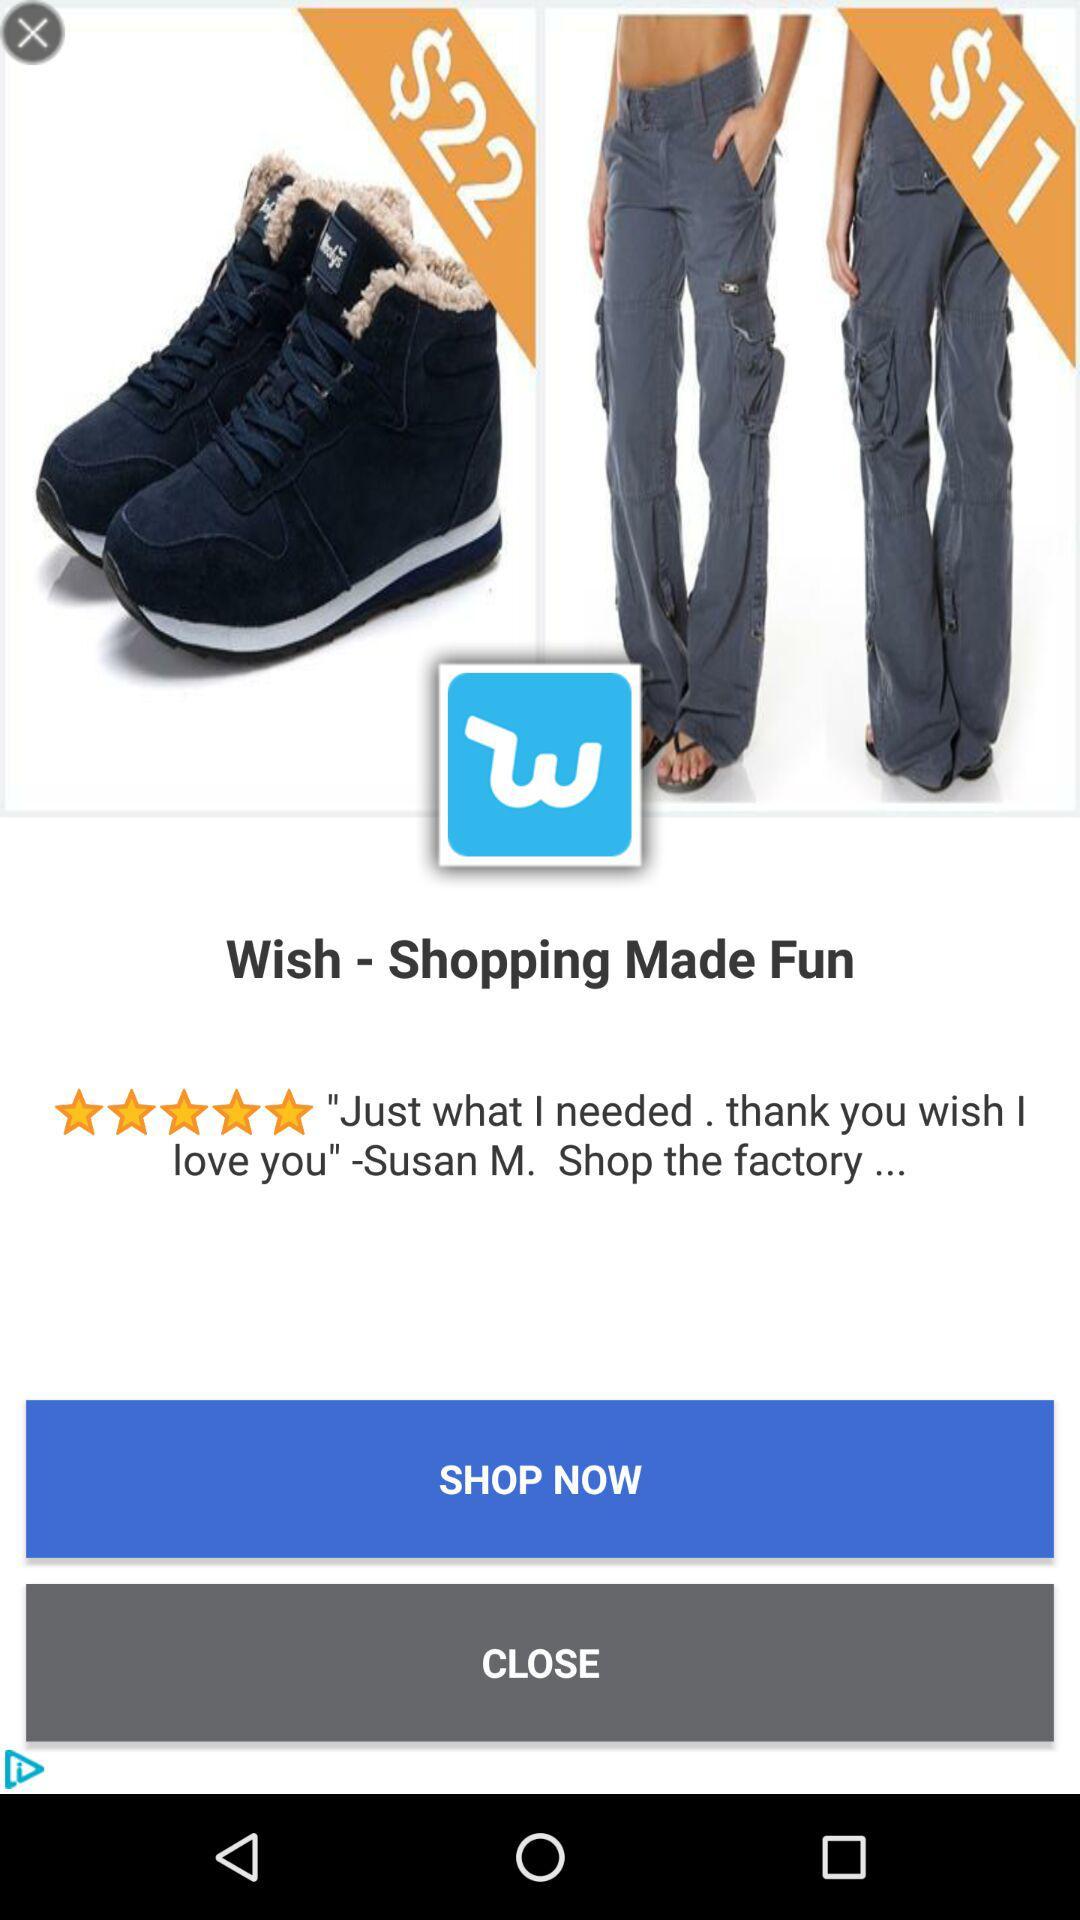  What do you see at coordinates (538, 763) in the screenshot?
I see `the twitter icon` at bounding box center [538, 763].